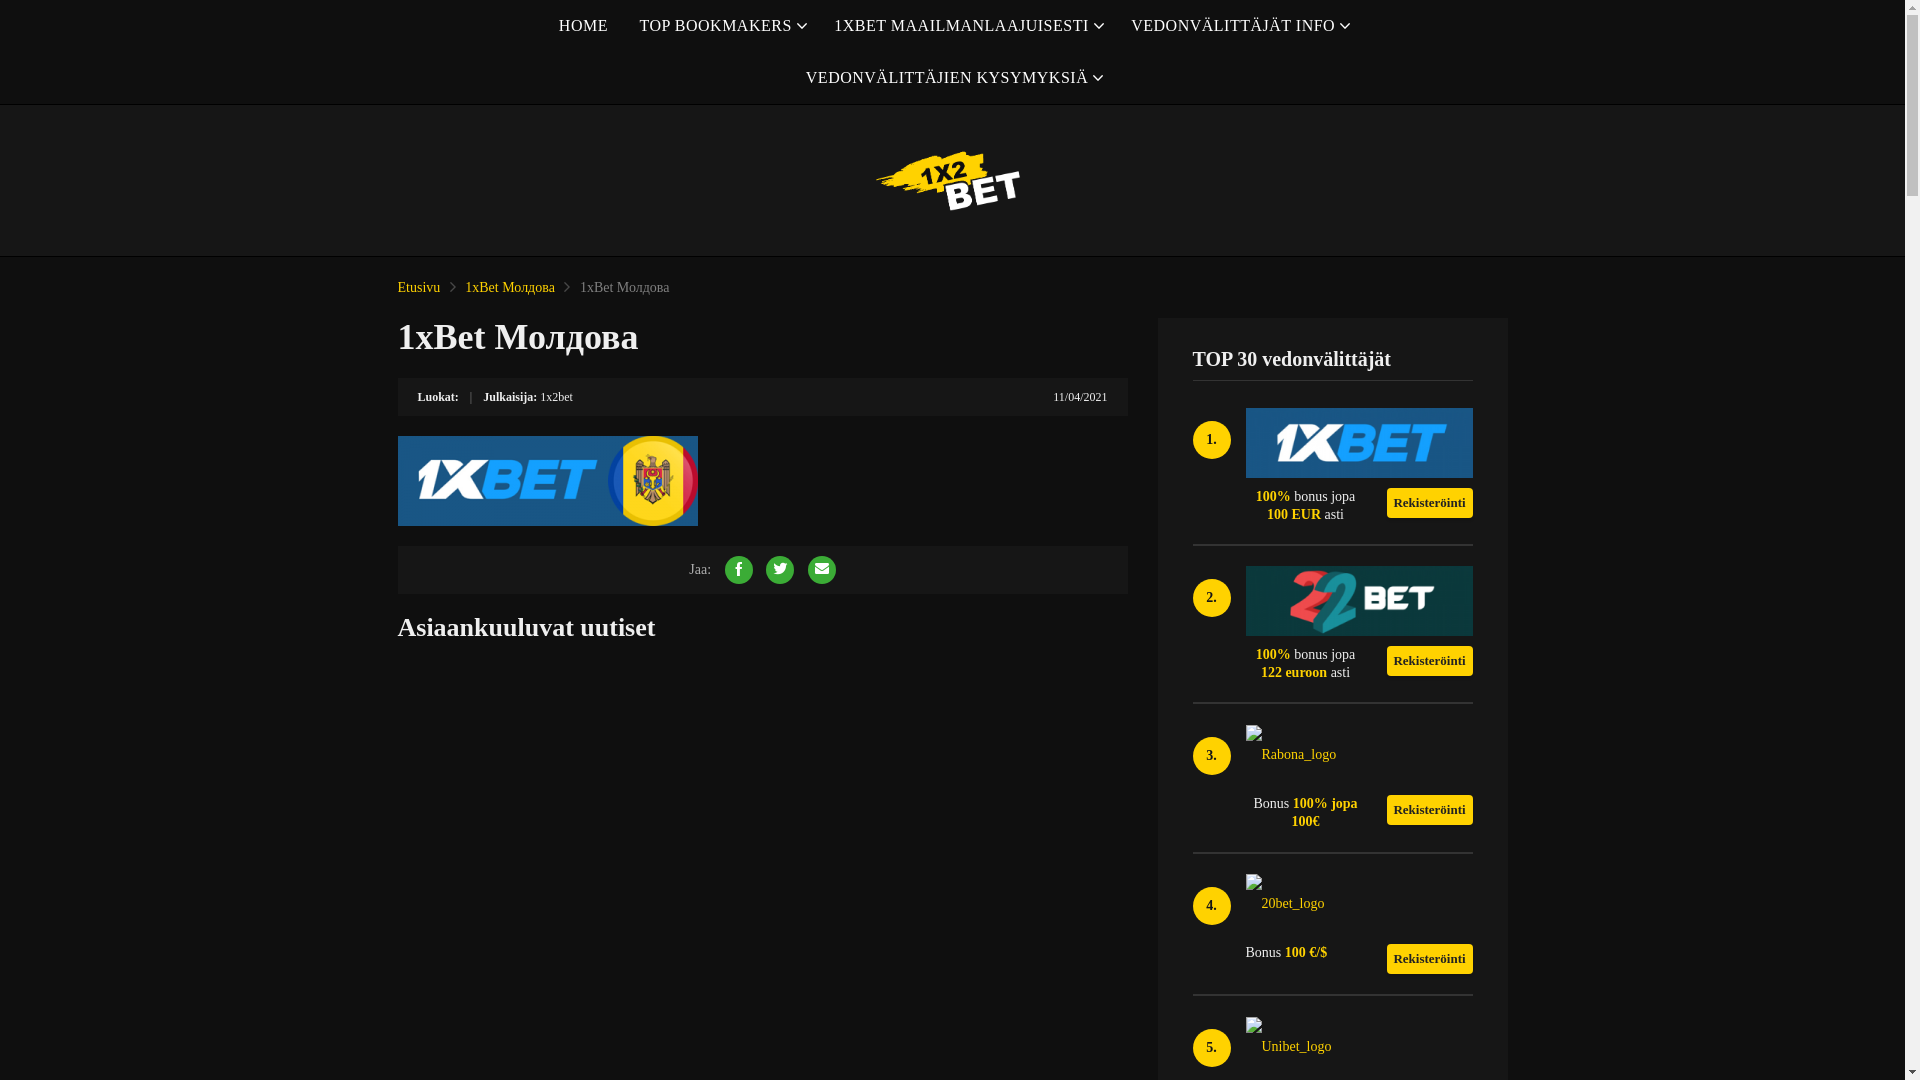 Image resolution: width=1920 pixels, height=1080 pixels. Describe the element at coordinates (778, 570) in the screenshot. I see `'Share on Twitter'` at that location.